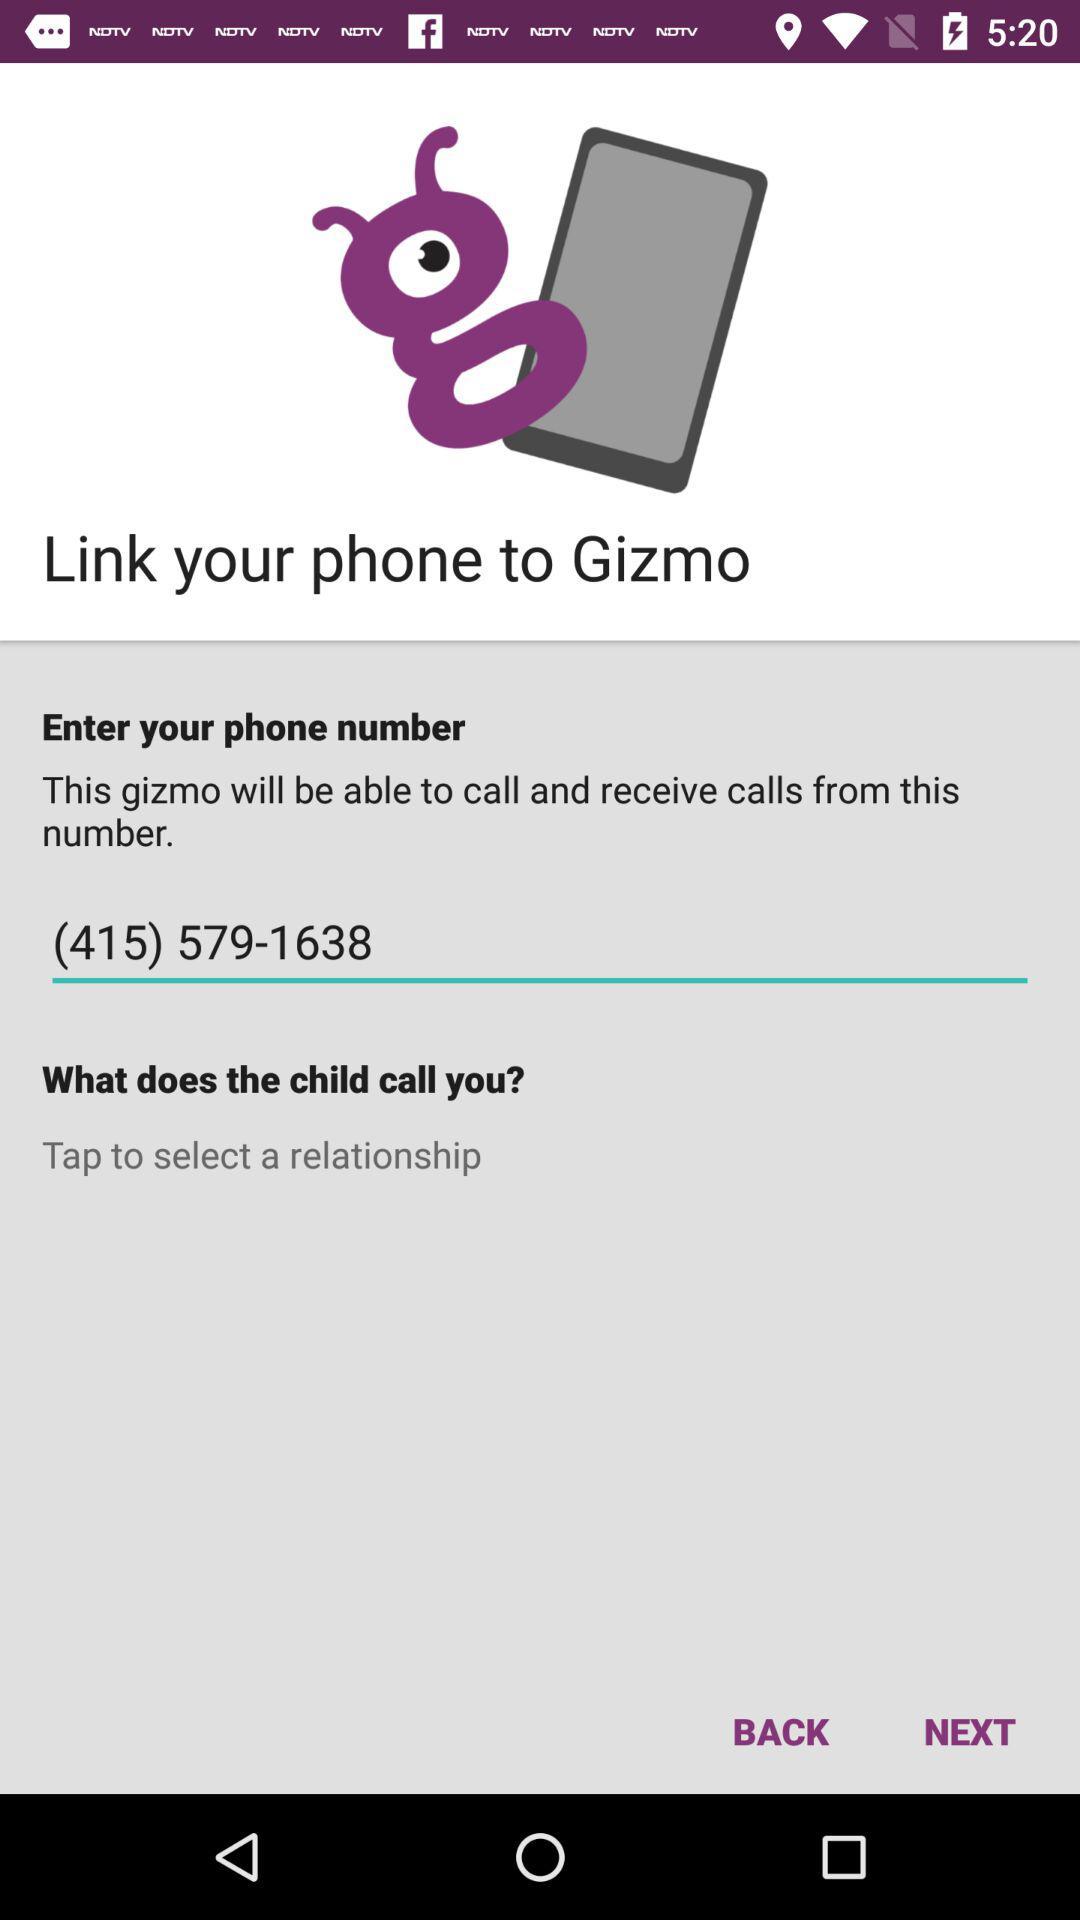  Describe the element at coordinates (968, 1730) in the screenshot. I see `the icon next to back item` at that location.